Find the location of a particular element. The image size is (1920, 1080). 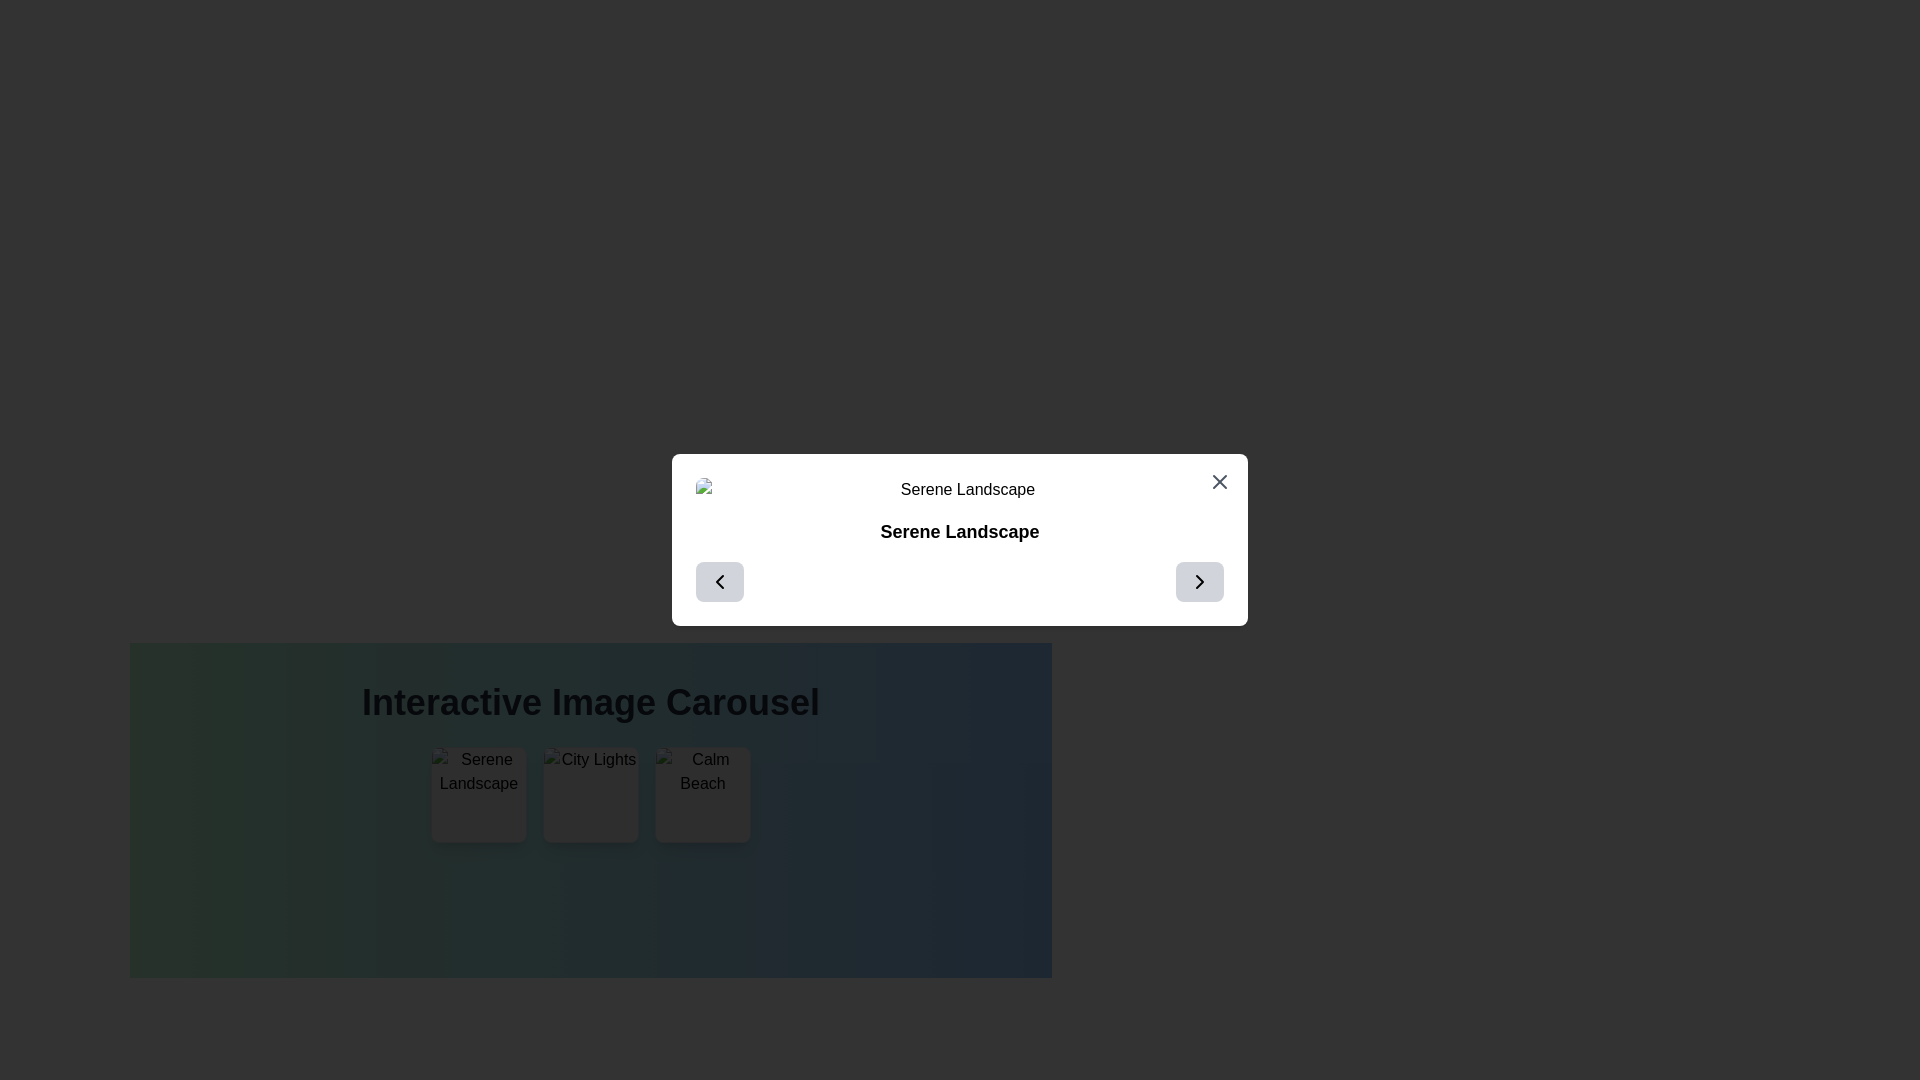

the Close button located in the top-right corner of the modal dialog titled 'Serene Landscape' is located at coordinates (1218, 482).